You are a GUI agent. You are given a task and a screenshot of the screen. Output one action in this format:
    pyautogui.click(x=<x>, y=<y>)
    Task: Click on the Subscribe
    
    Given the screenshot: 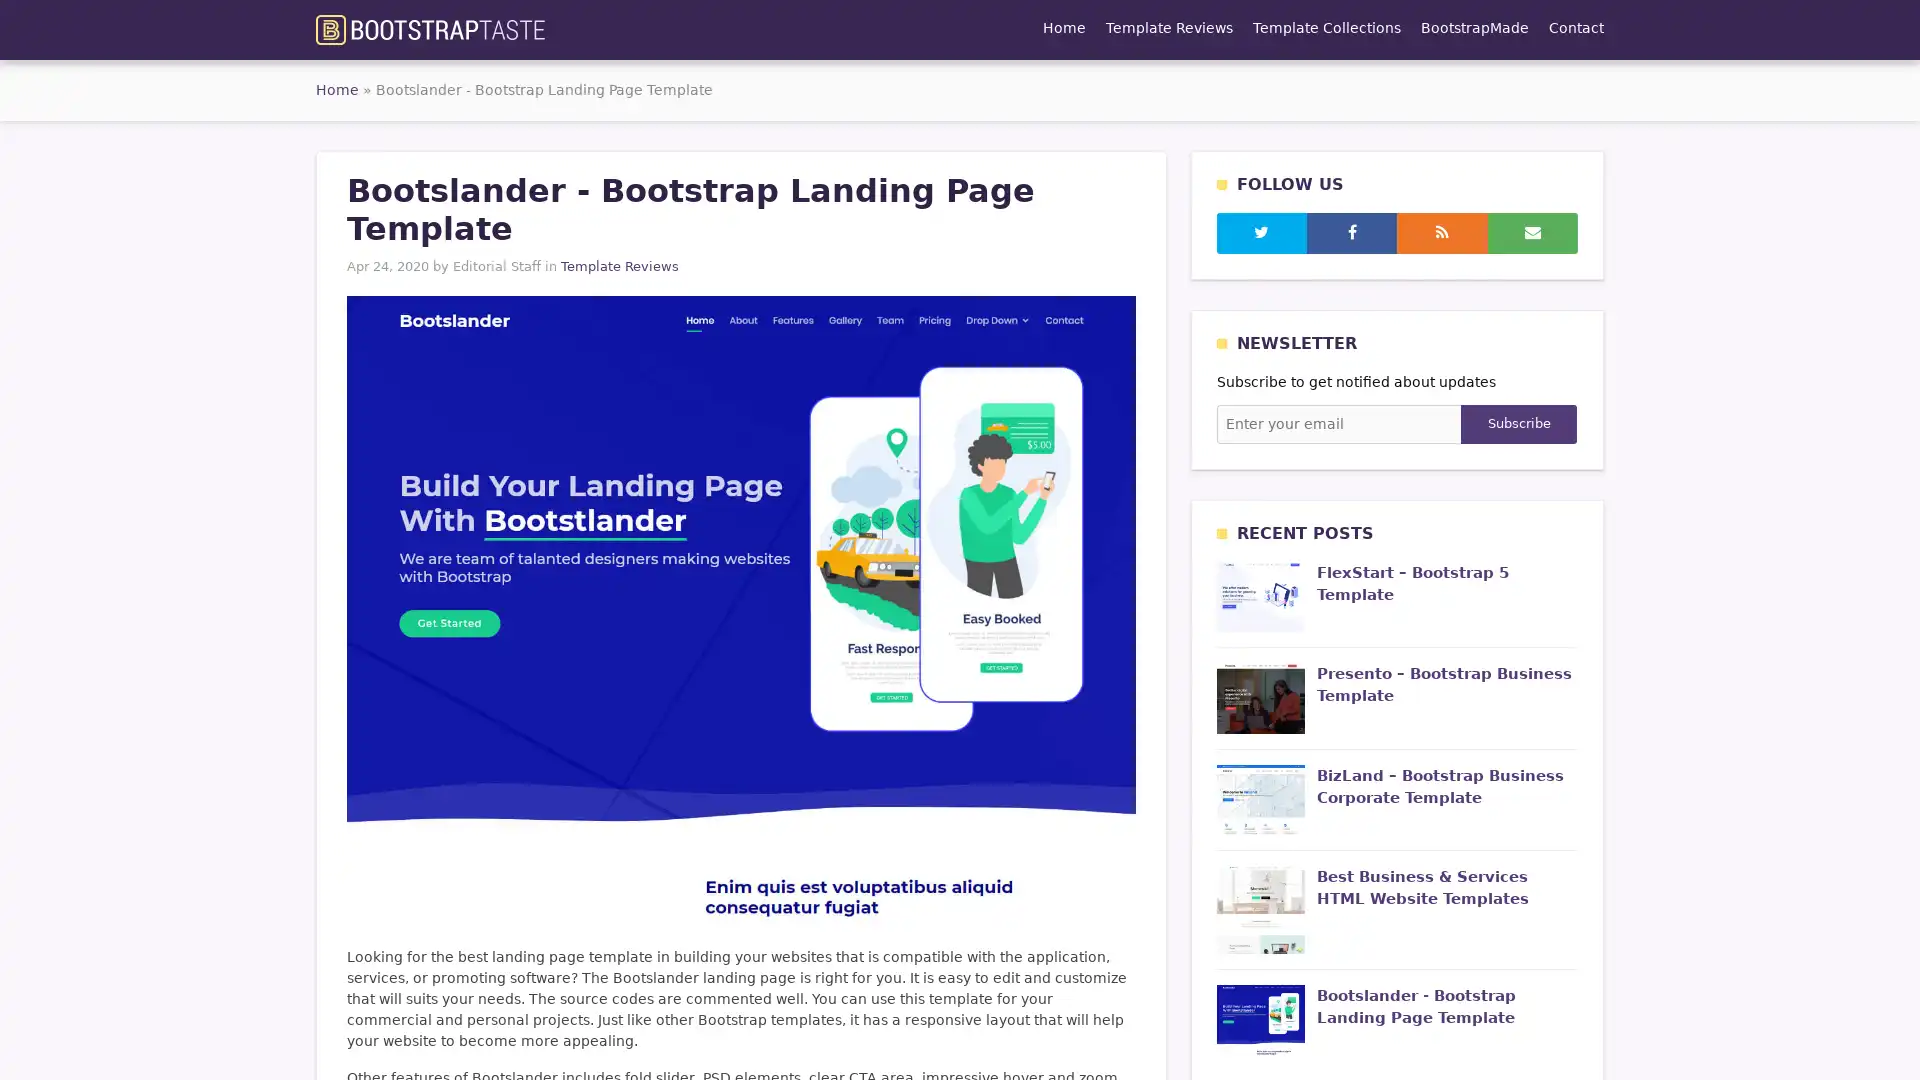 What is the action you would take?
    pyautogui.click(x=1518, y=423)
    